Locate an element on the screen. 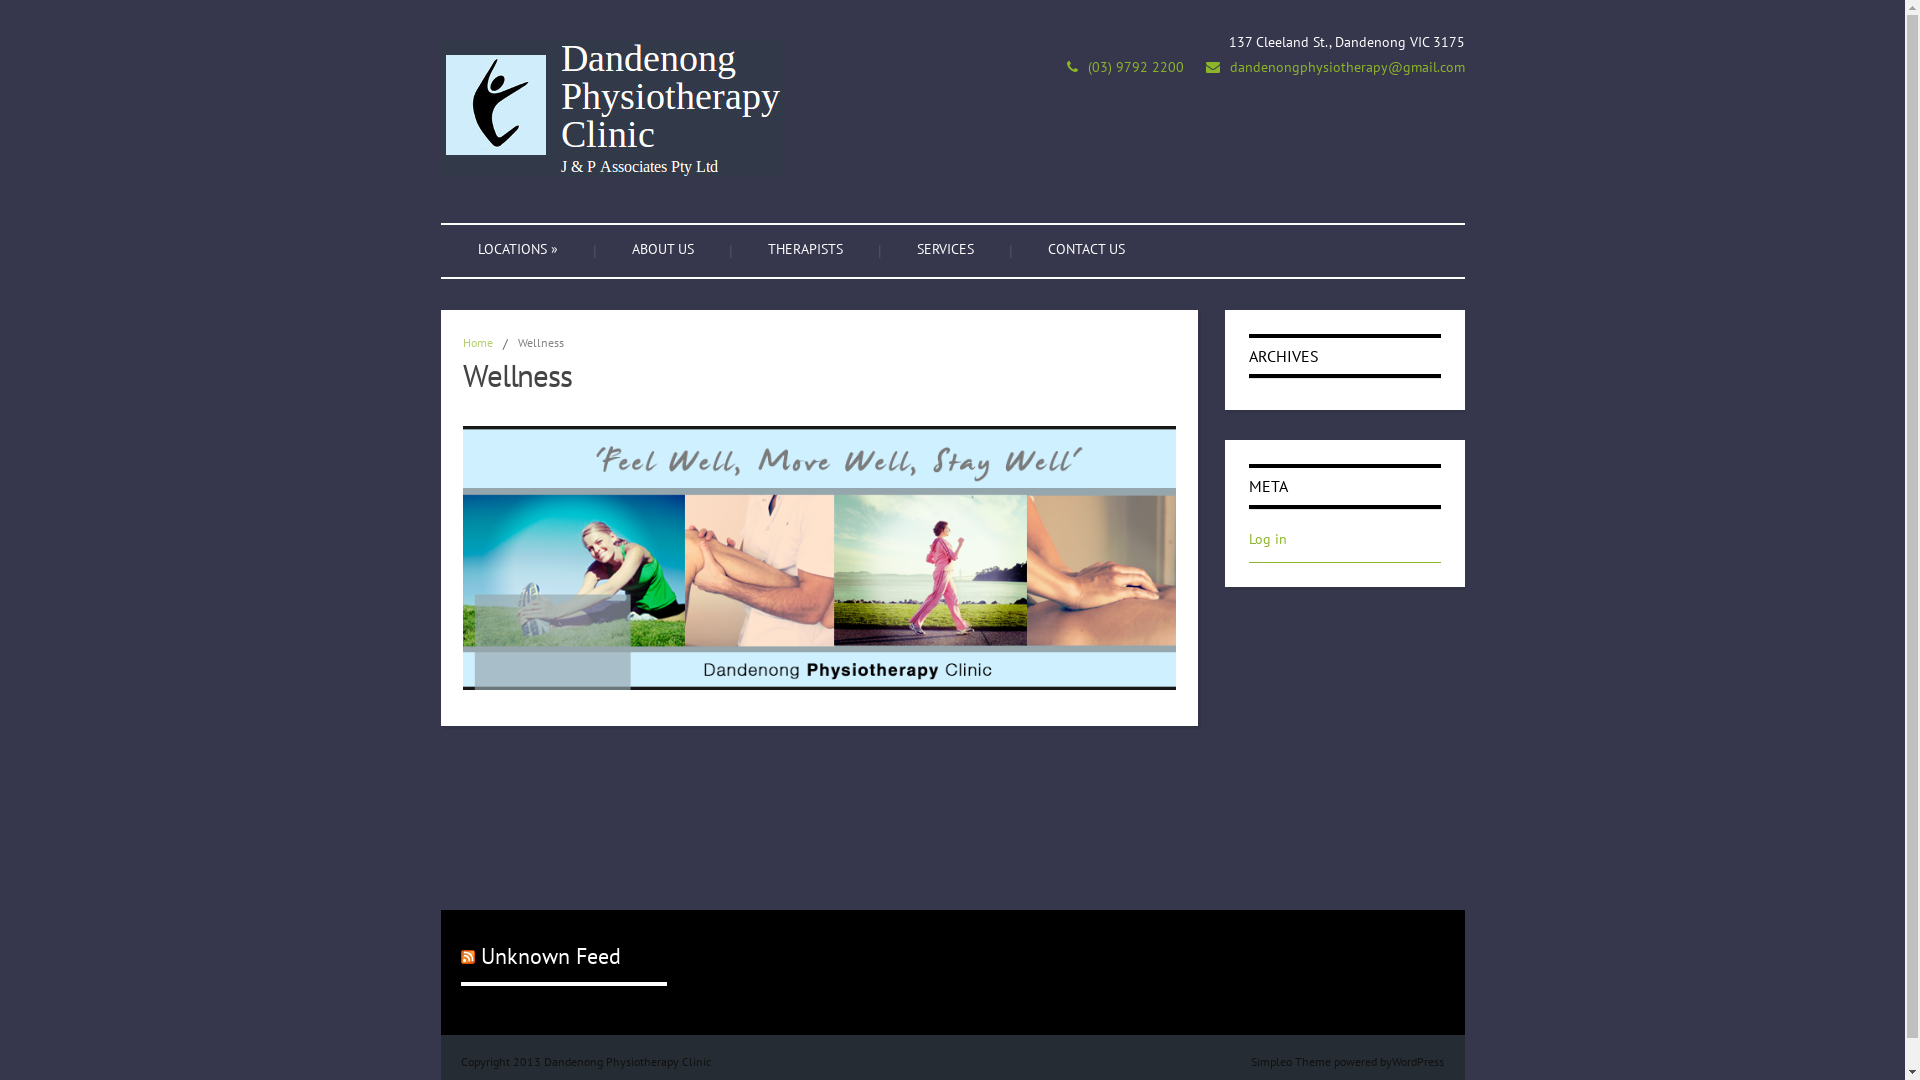 Image resolution: width=1920 pixels, height=1080 pixels. 'Log in' is located at coordinates (1266, 538).